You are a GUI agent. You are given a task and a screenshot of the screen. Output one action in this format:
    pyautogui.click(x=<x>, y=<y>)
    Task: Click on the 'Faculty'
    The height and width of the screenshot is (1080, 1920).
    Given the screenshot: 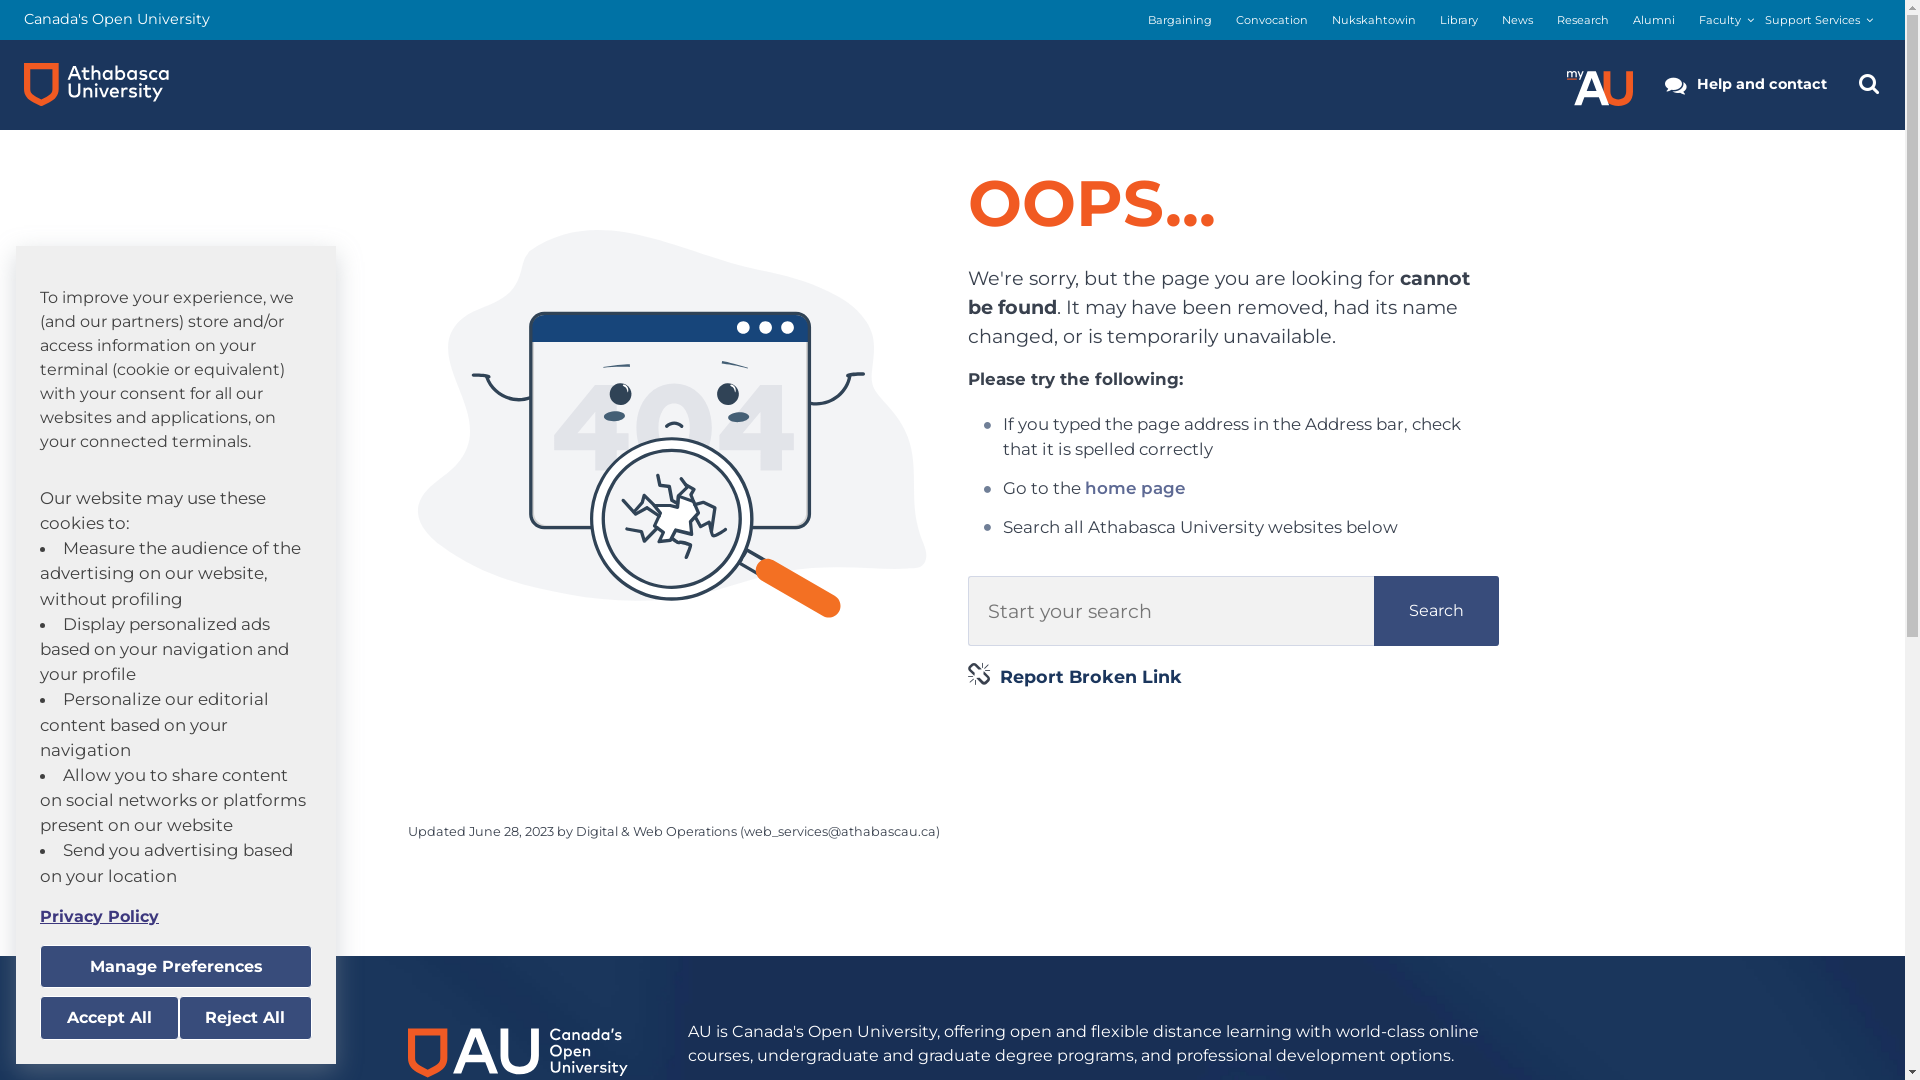 What is the action you would take?
    pyautogui.click(x=1718, y=20)
    